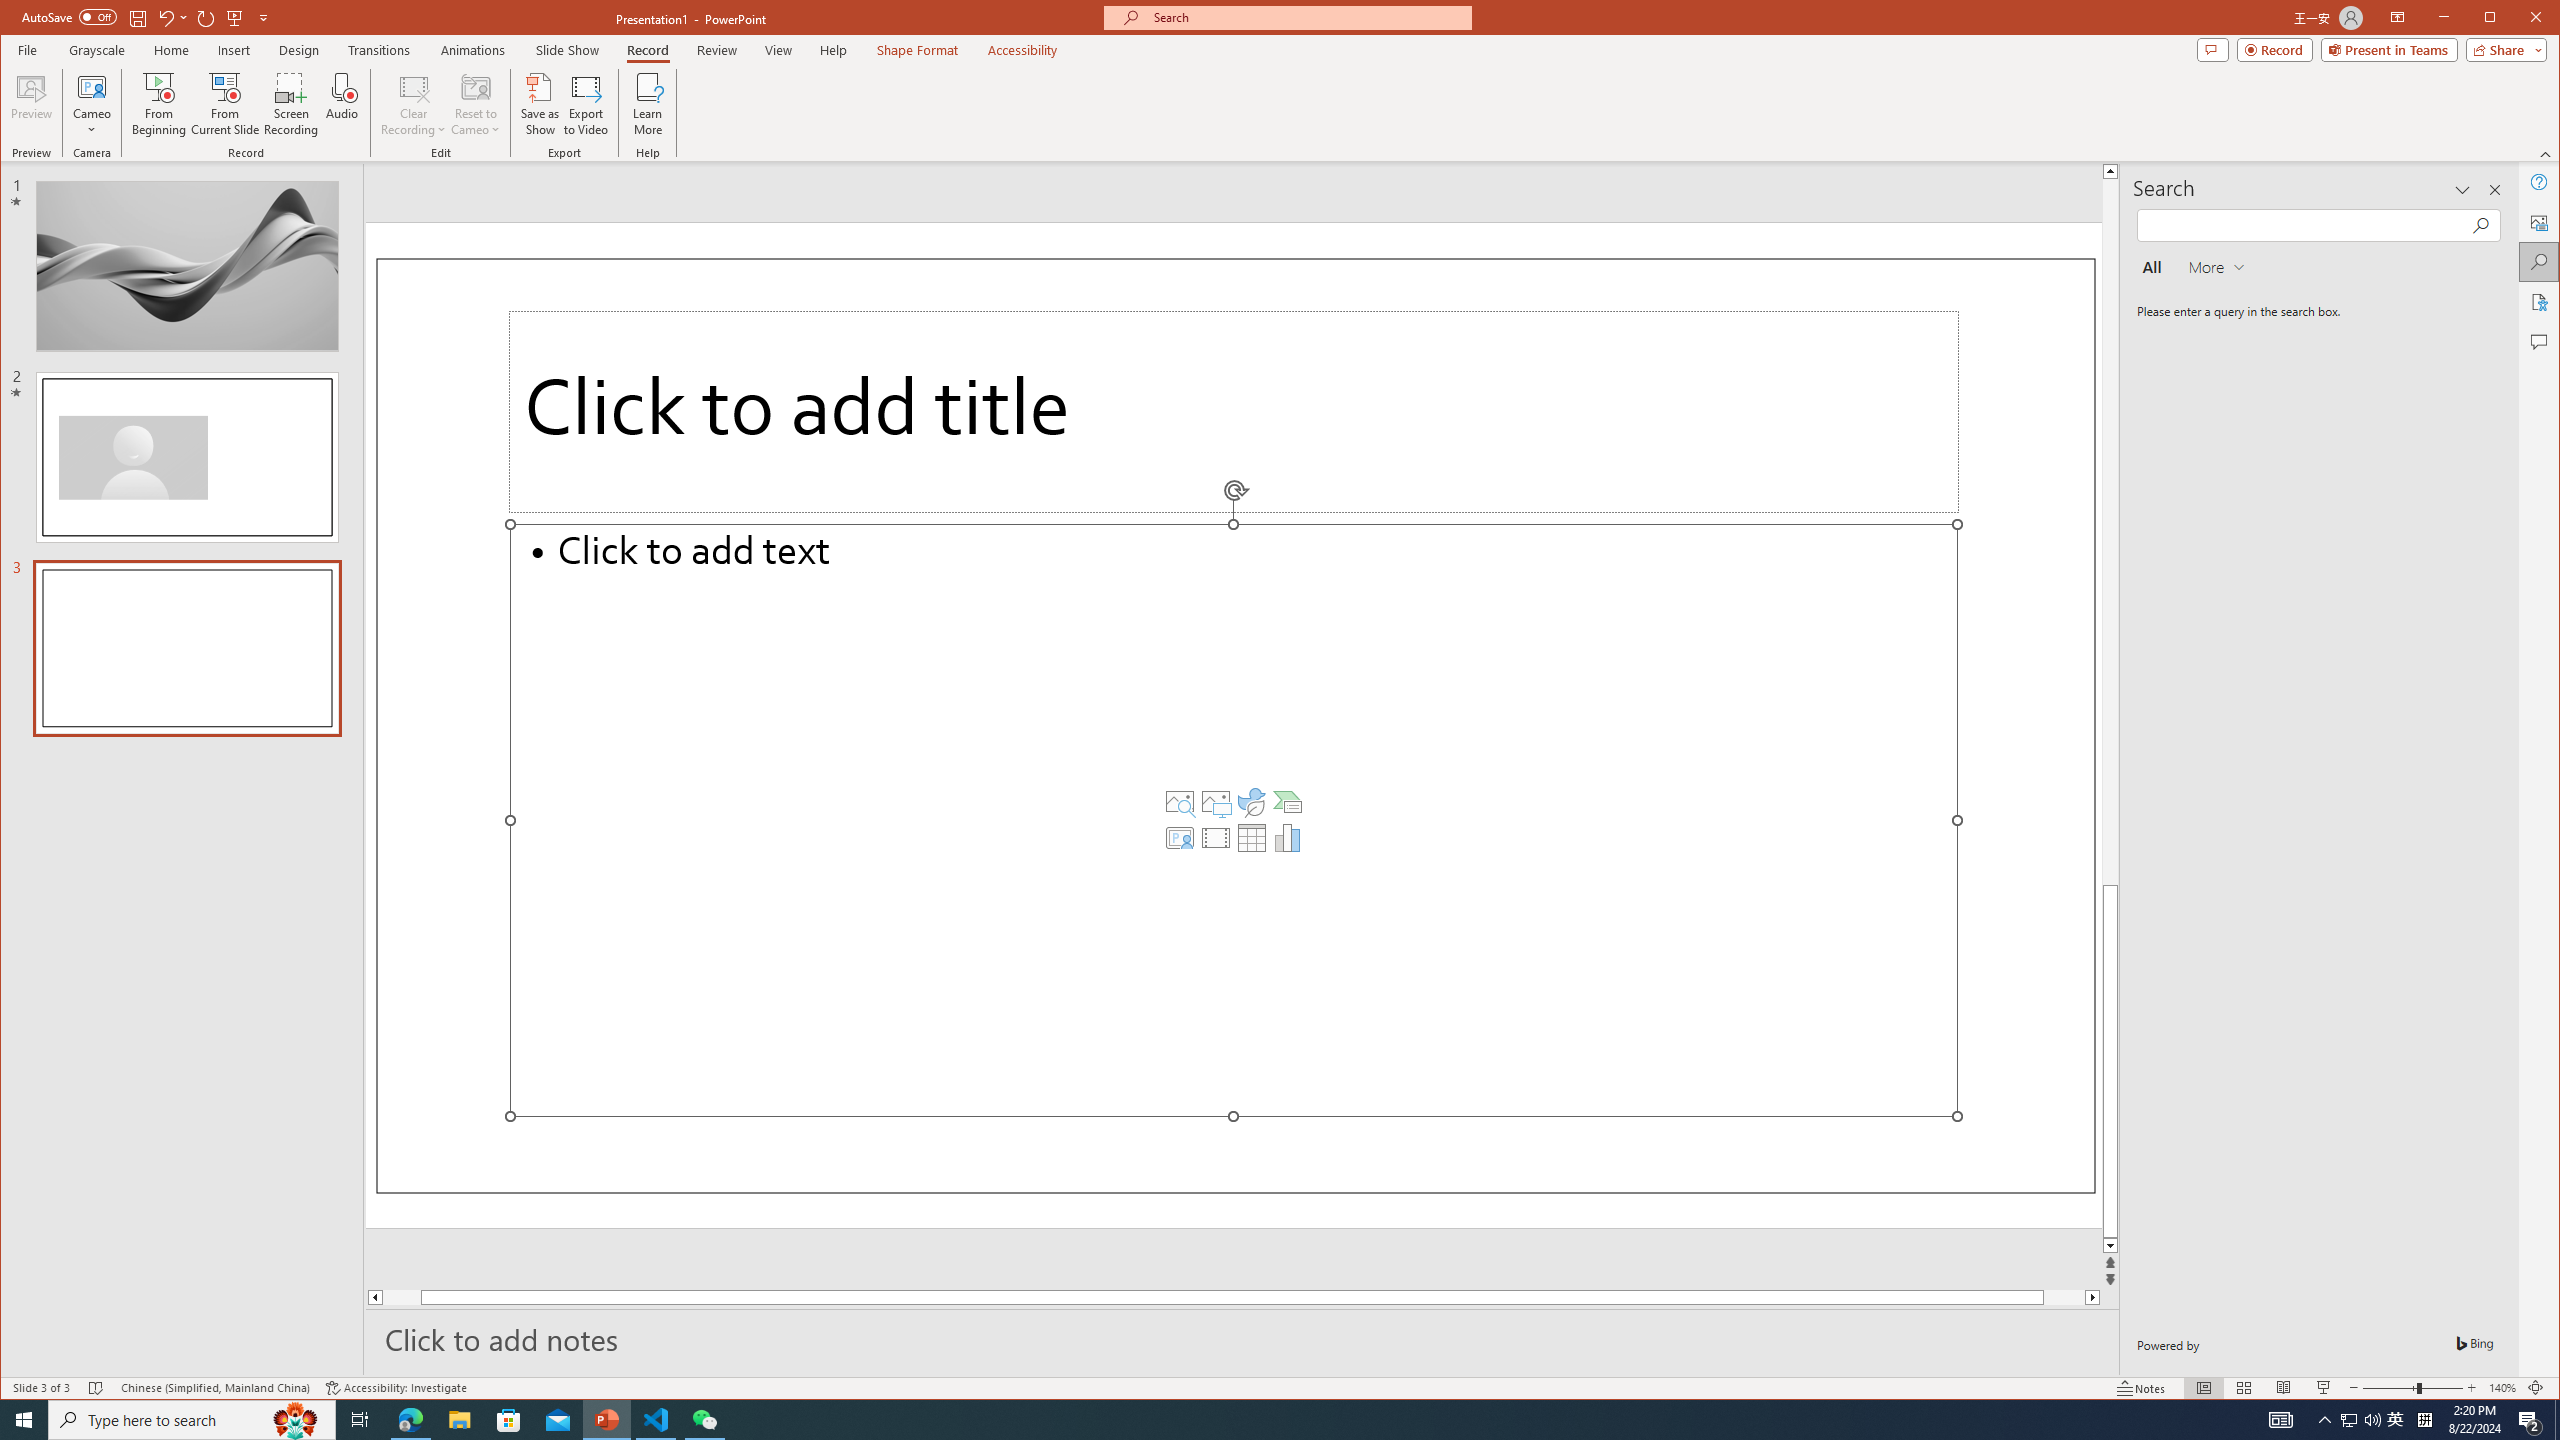 Image resolution: width=2560 pixels, height=1440 pixels. I want to click on 'Notification Chevron', so click(2324, 1418).